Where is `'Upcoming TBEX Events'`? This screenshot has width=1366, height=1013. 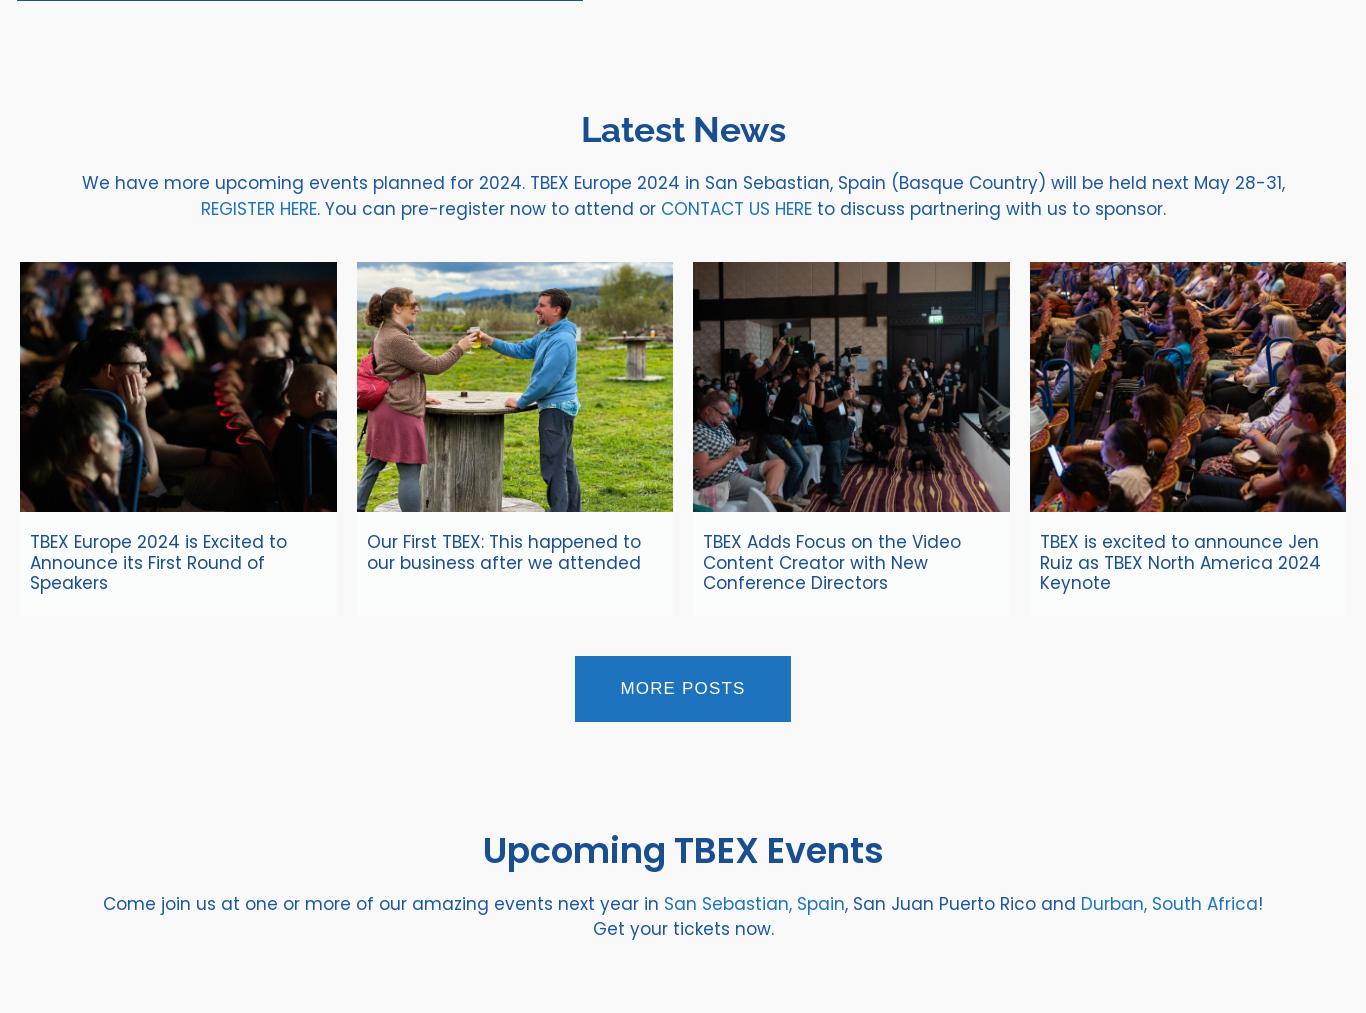 'Upcoming TBEX Events' is located at coordinates (681, 848).